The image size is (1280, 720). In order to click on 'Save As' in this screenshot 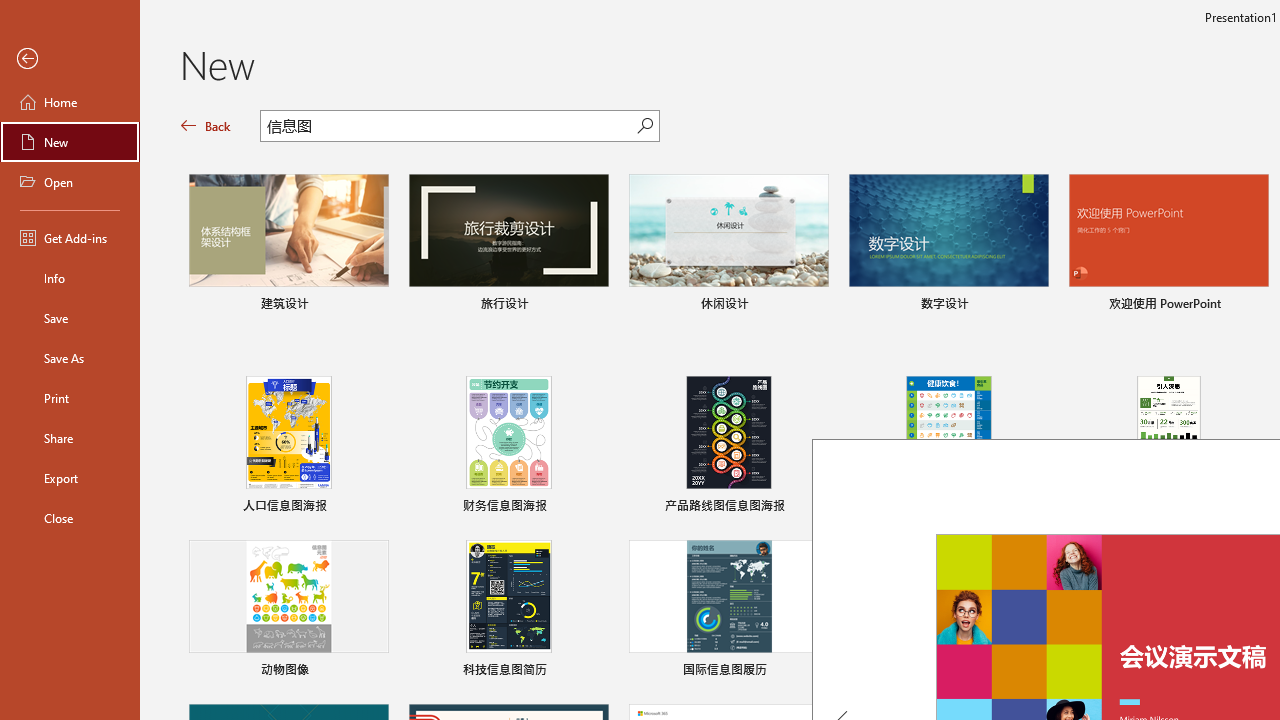, I will do `click(69, 356)`.